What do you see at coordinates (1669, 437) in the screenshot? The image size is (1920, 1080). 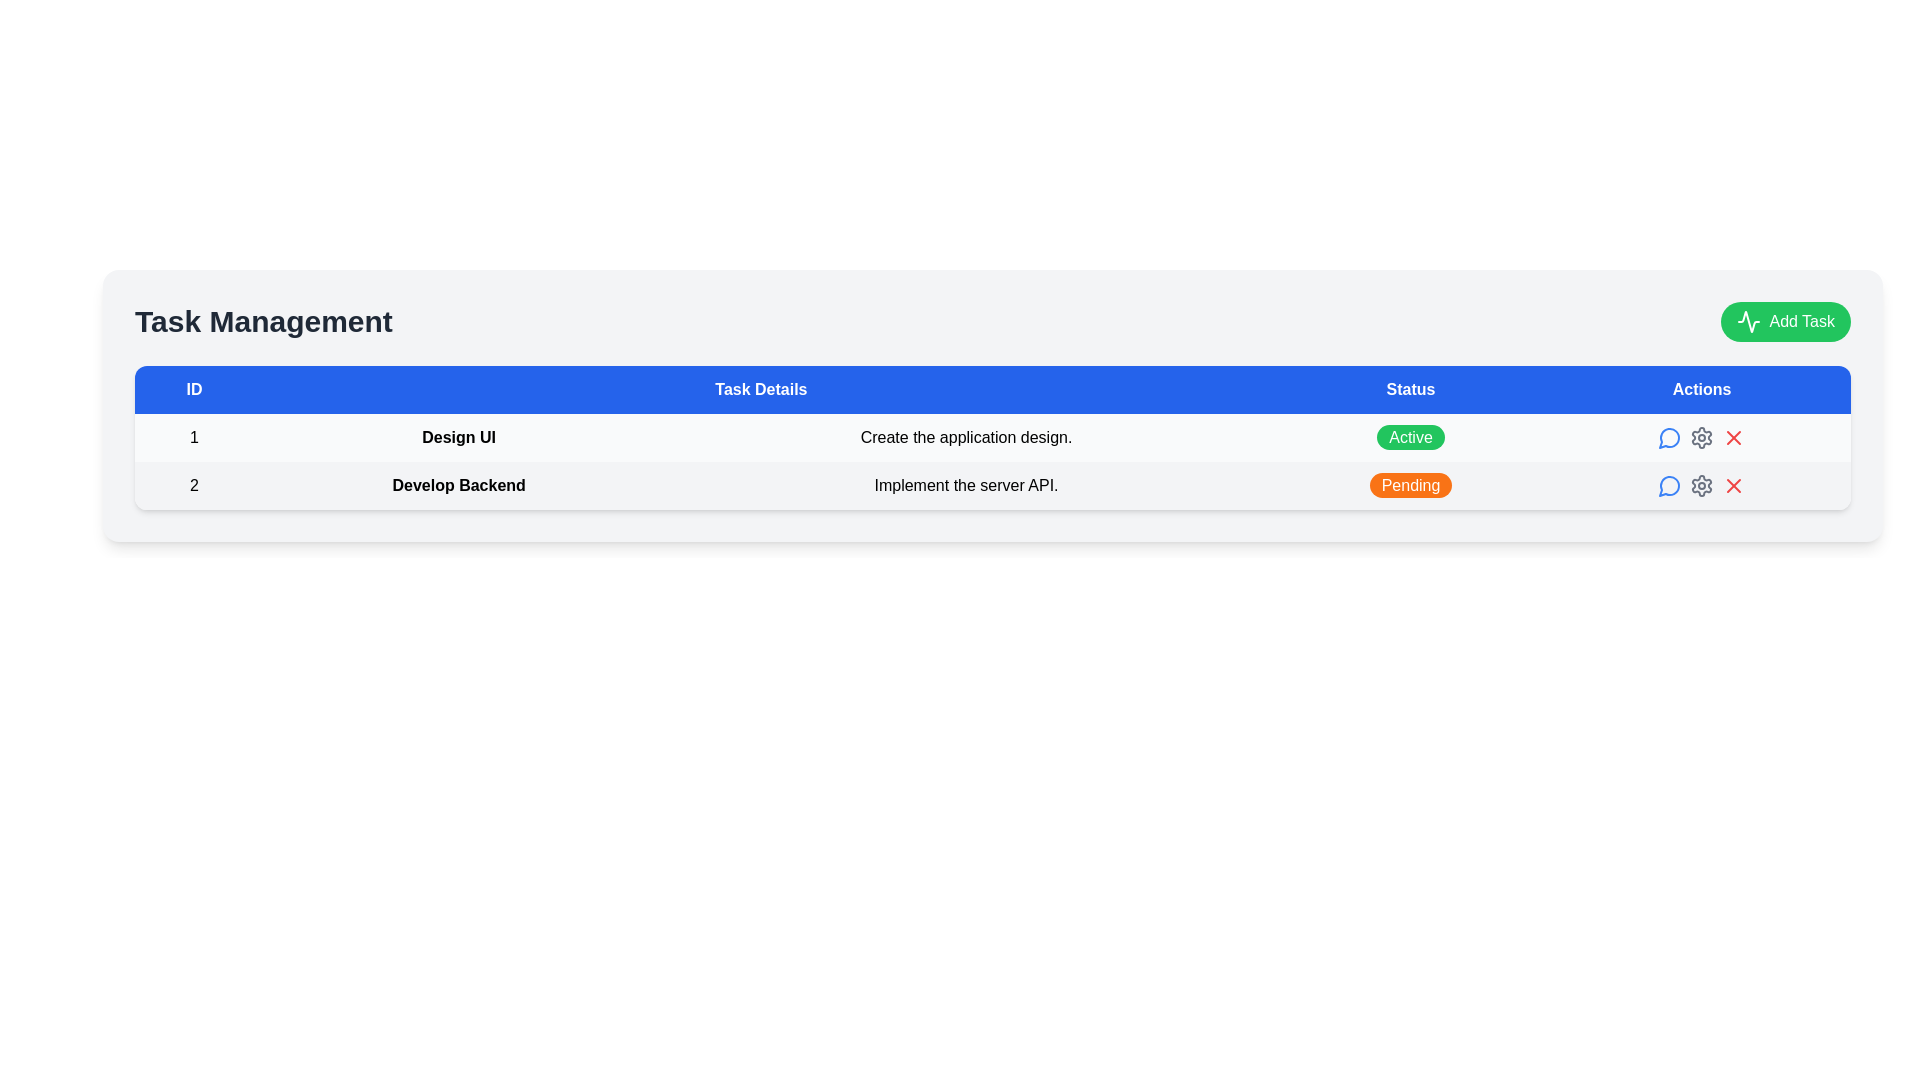 I see `the circular speech bubble icon in the 'Actions' column, specifically in the second row for the task 'Develop Backend.'` at bounding box center [1669, 437].